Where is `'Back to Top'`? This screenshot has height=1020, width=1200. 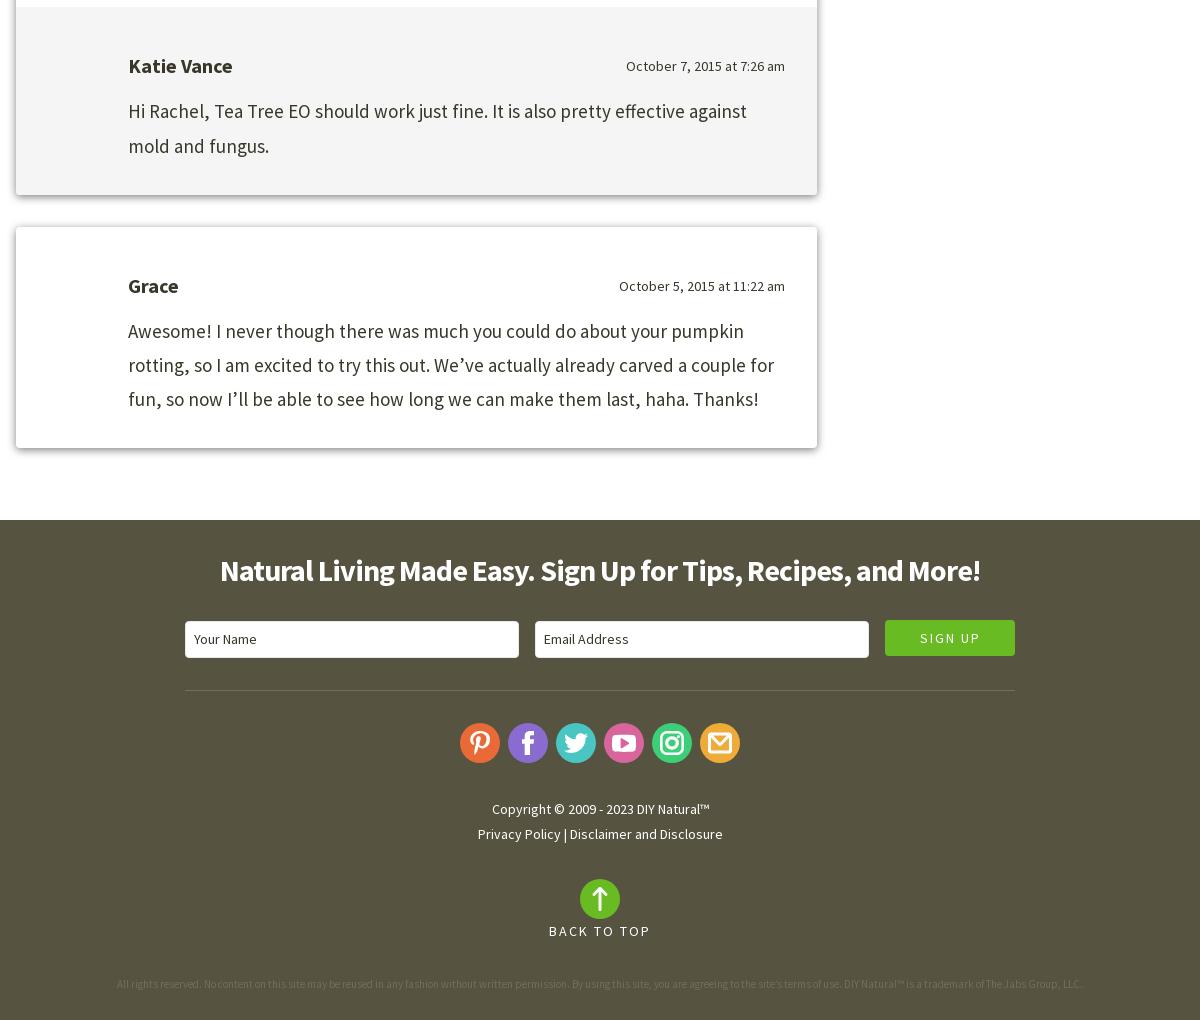 'Back to Top' is located at coordinates (600, 930).